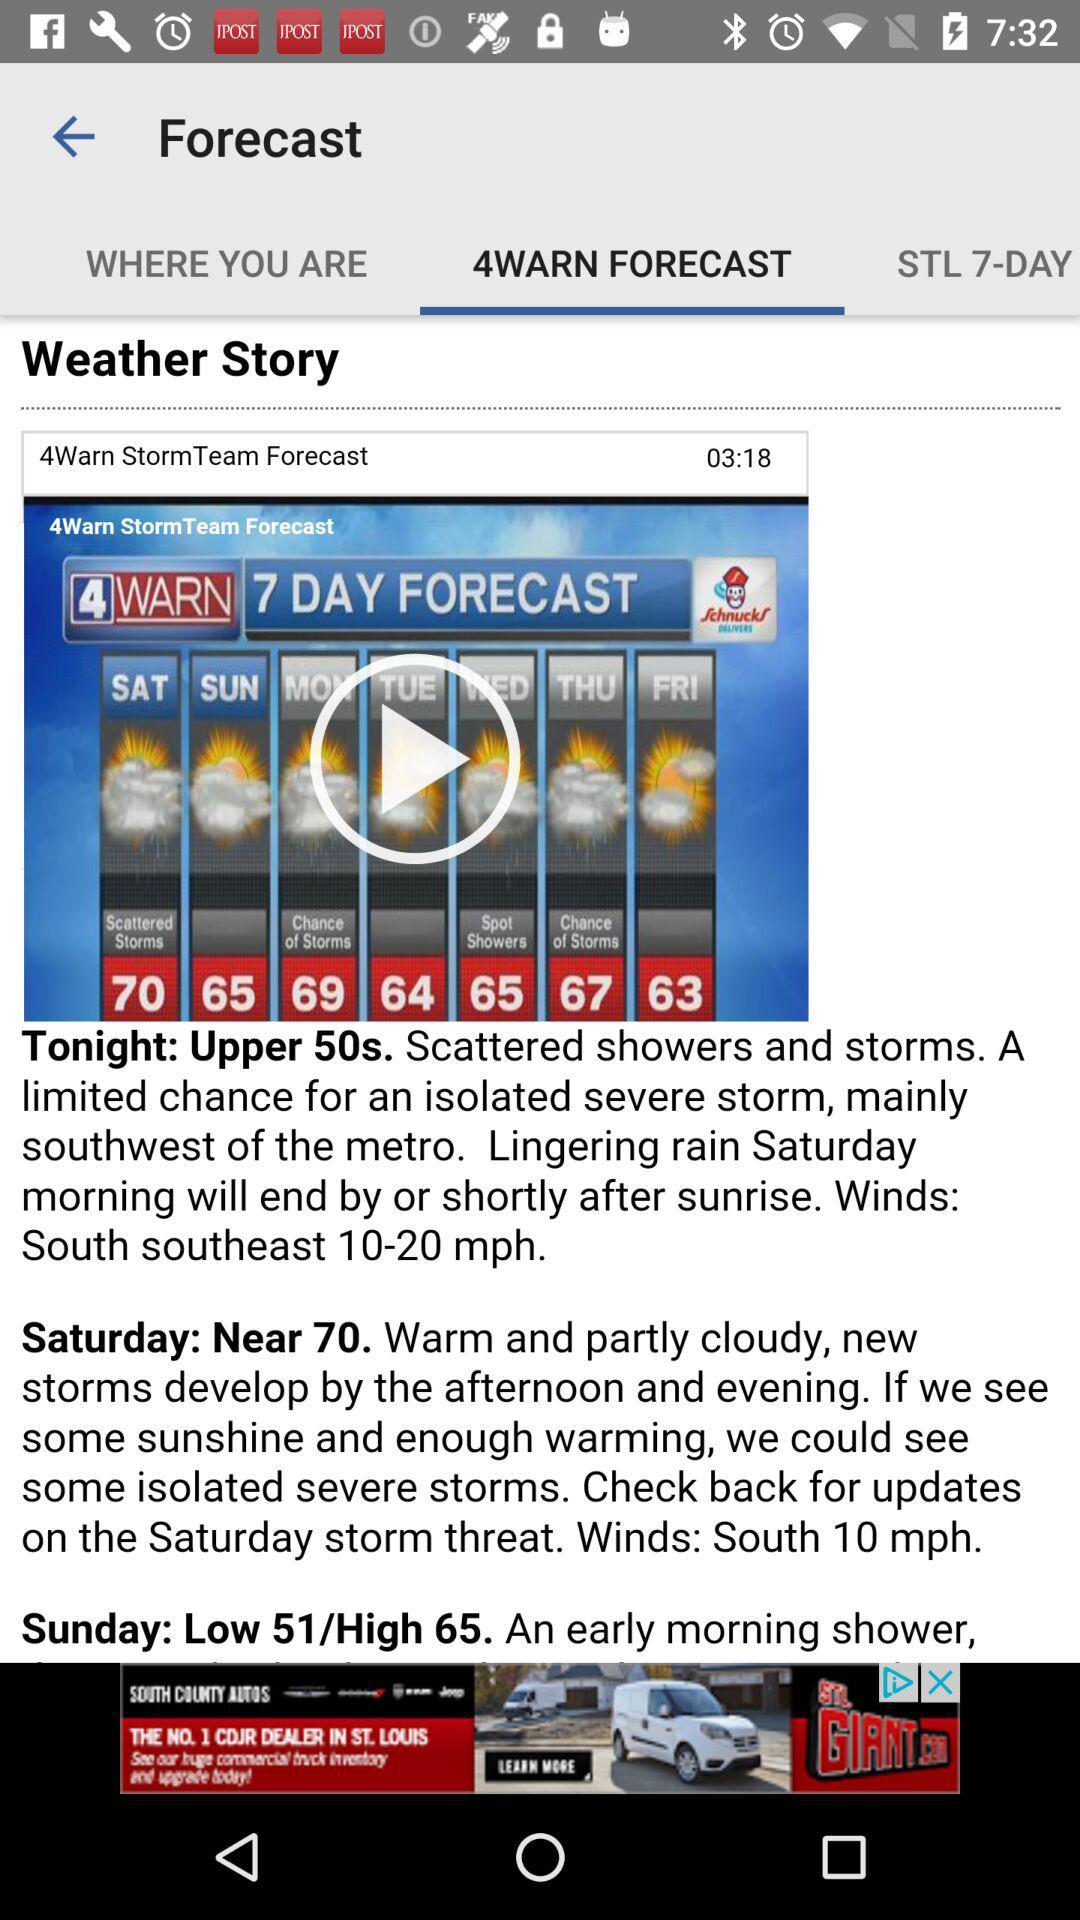  What do you see at coordinates (540, 1727) in the screenshot?
I see `click on advertisements` at bounding box center [540, 1727].